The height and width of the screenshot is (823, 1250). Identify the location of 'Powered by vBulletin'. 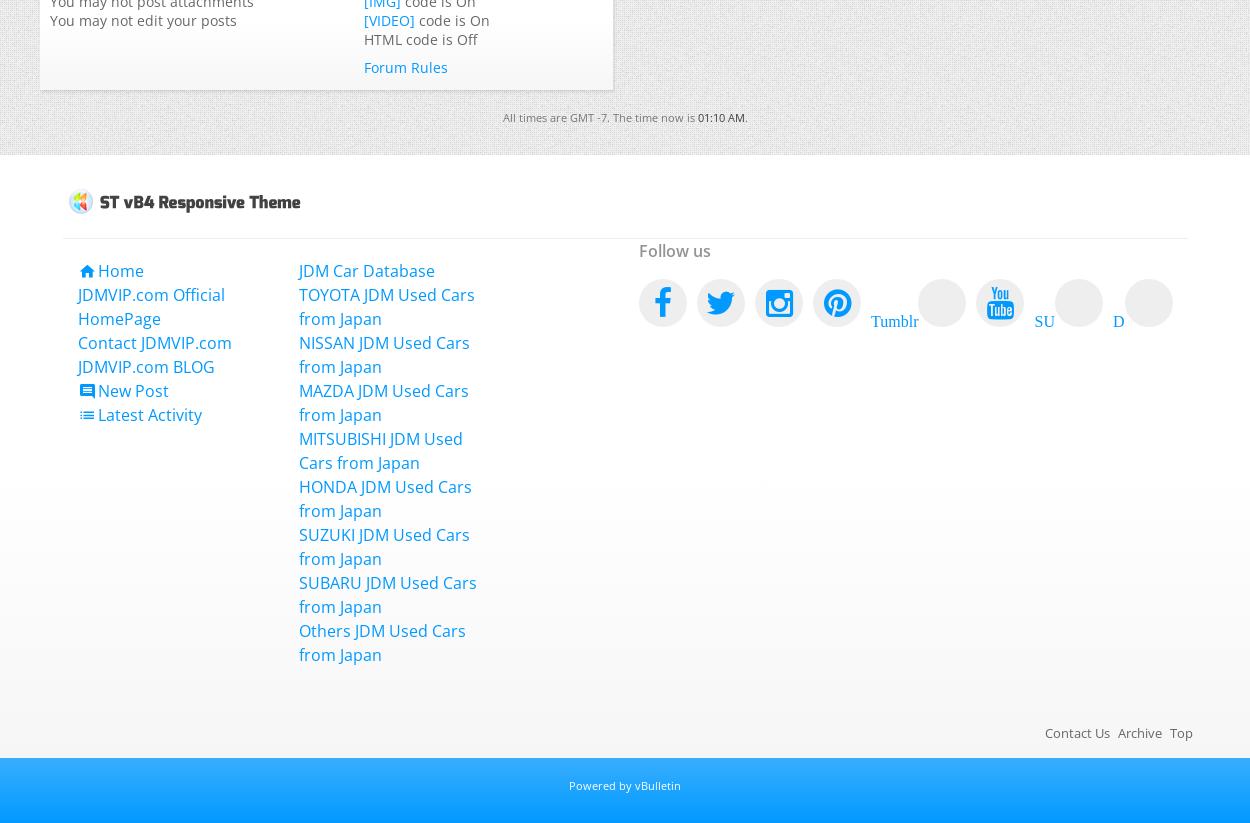
(568, 783).